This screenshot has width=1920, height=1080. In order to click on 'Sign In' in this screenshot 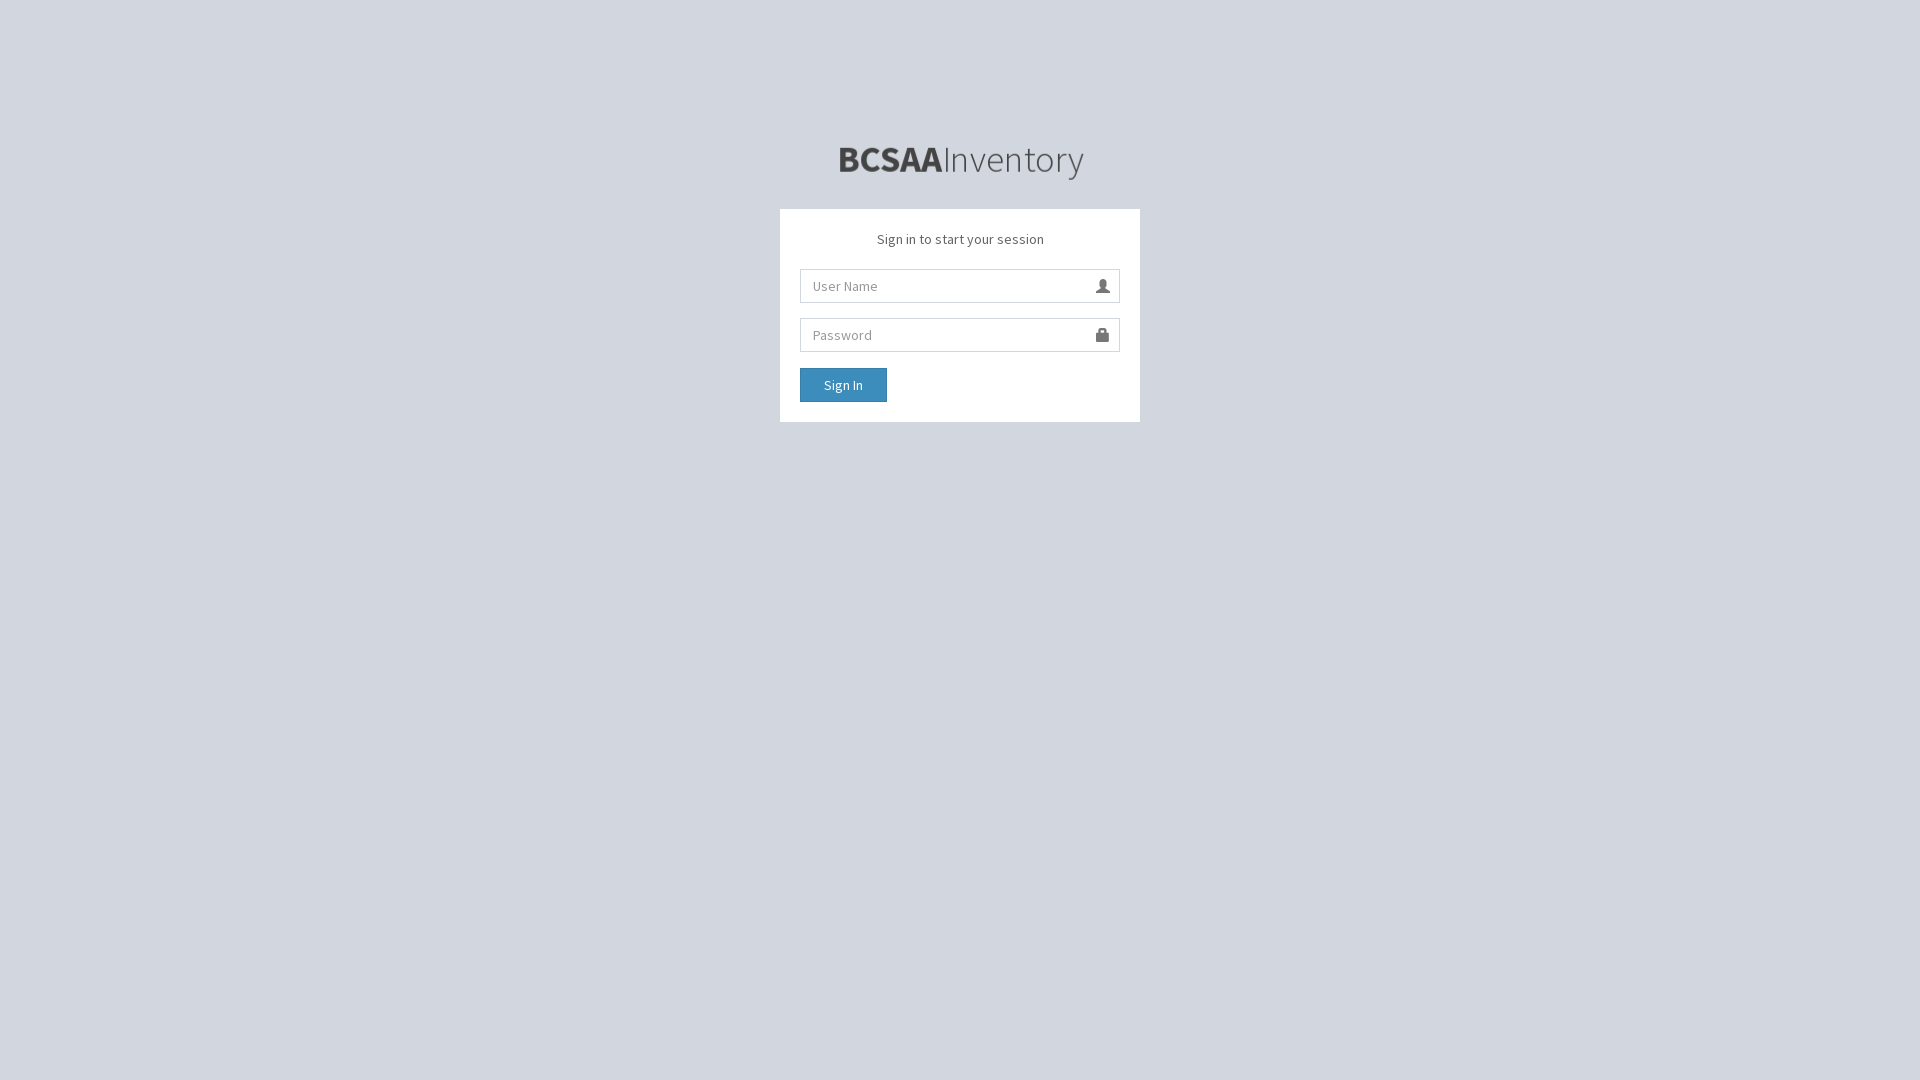, I will do `click(843, 385)`.